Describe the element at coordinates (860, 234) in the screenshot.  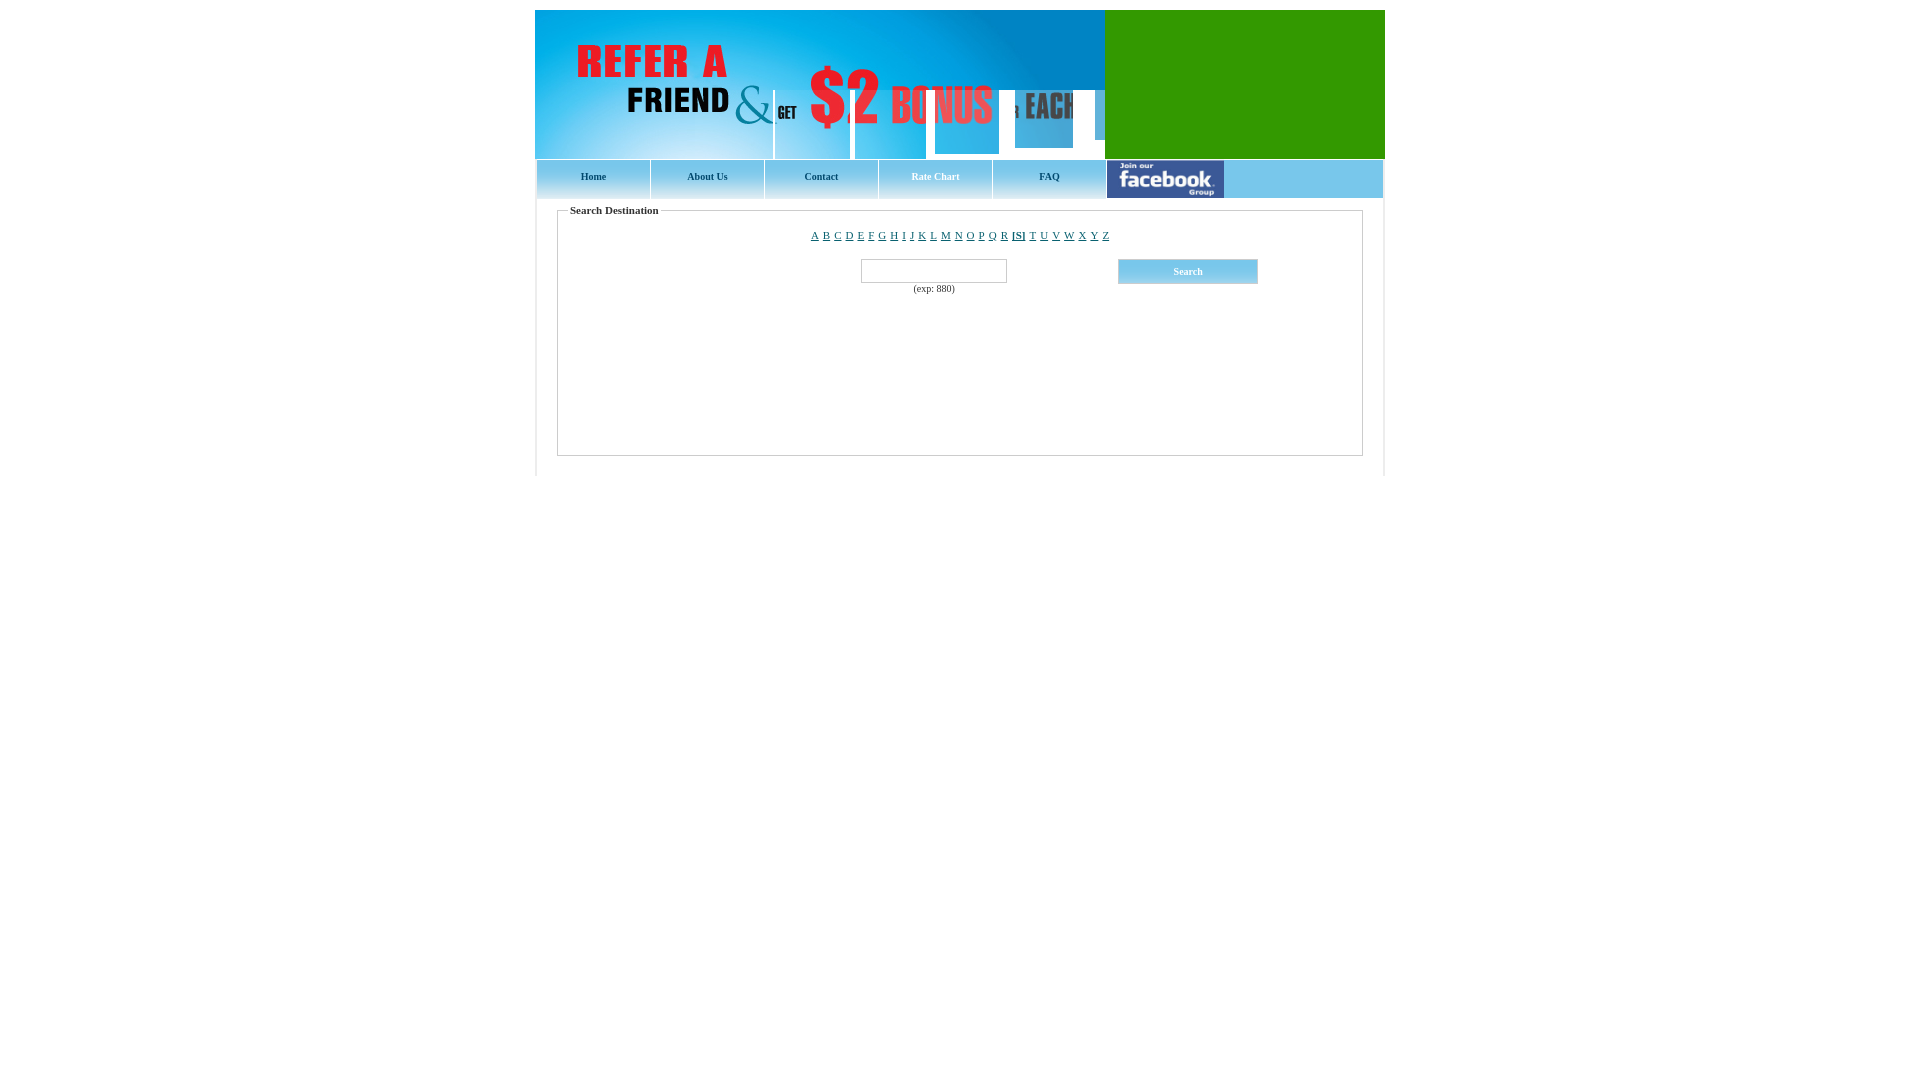
I see `'E'` at that location.